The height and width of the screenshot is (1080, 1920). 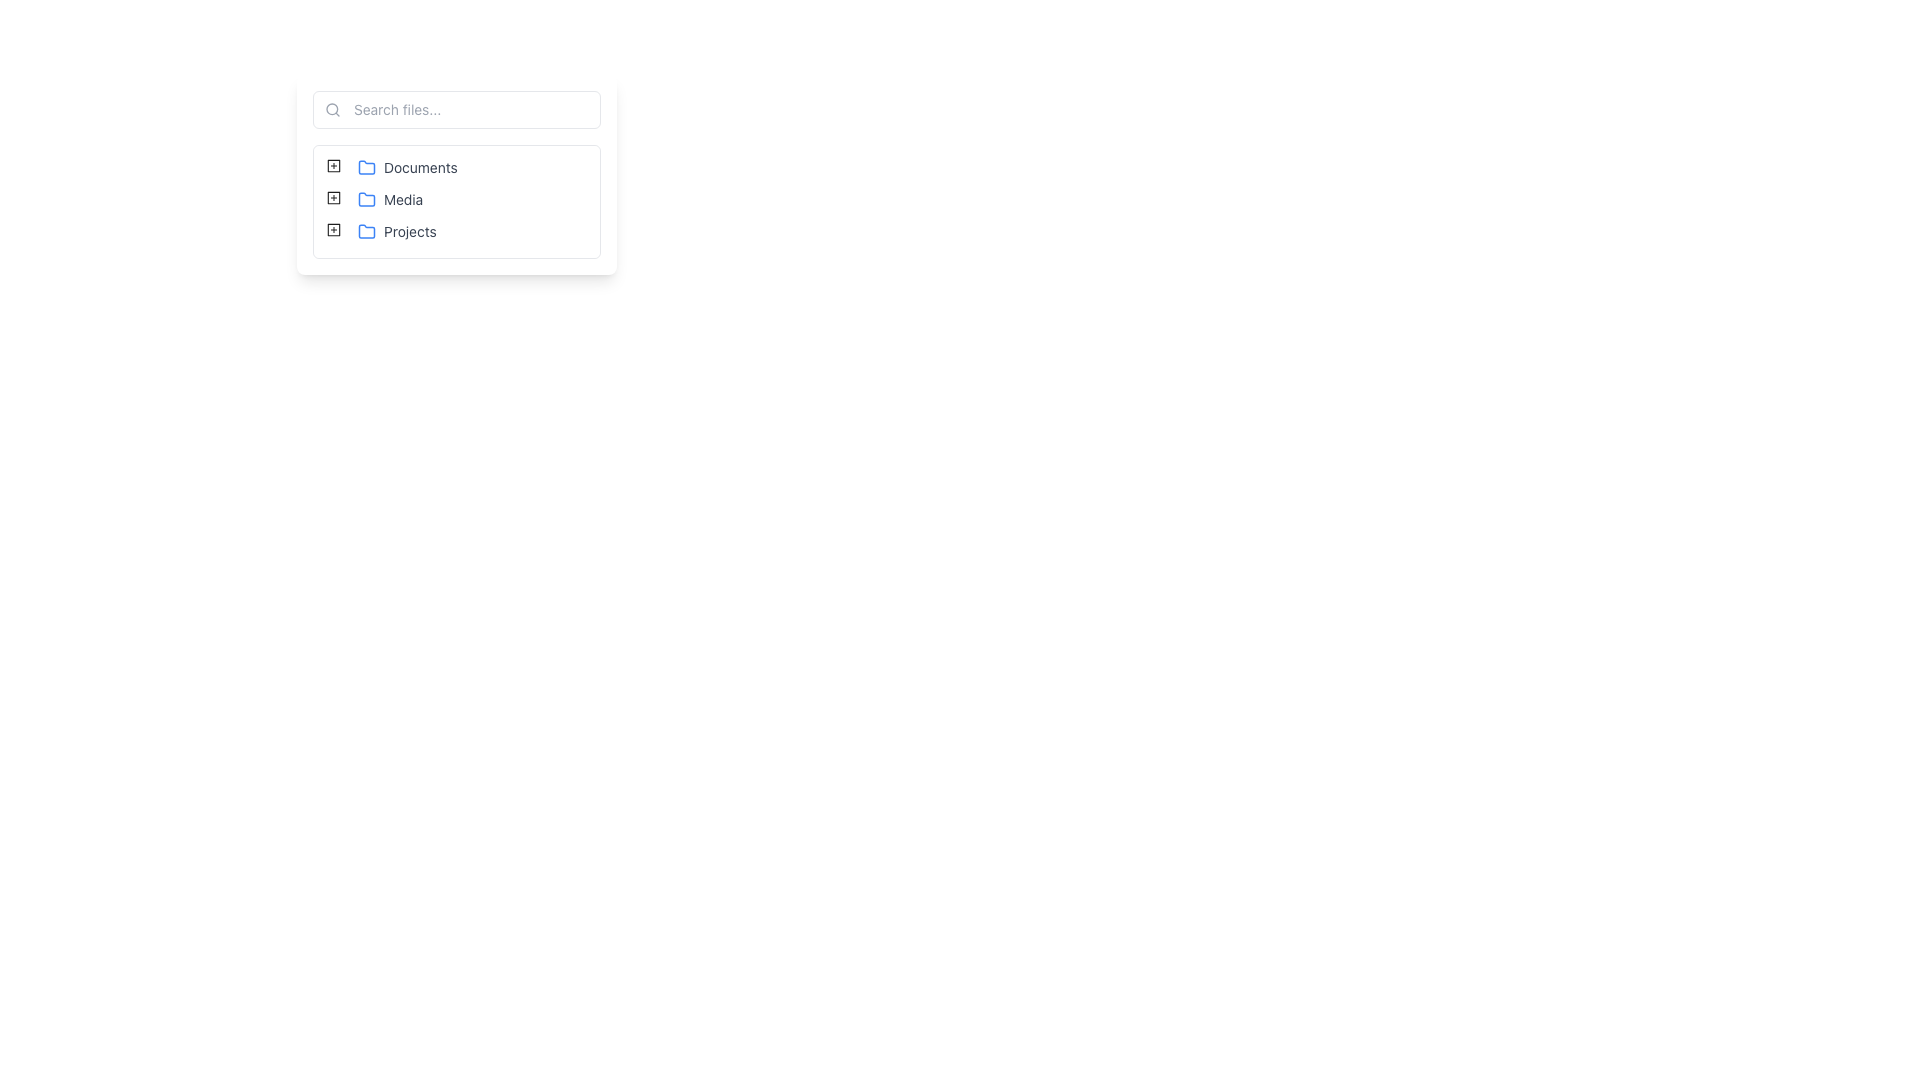 What do you see at coordinates (390, 200) in the screenshot?
I see `on the 'Media' folder item in the tree view structure` at bounding box center [390, 200].